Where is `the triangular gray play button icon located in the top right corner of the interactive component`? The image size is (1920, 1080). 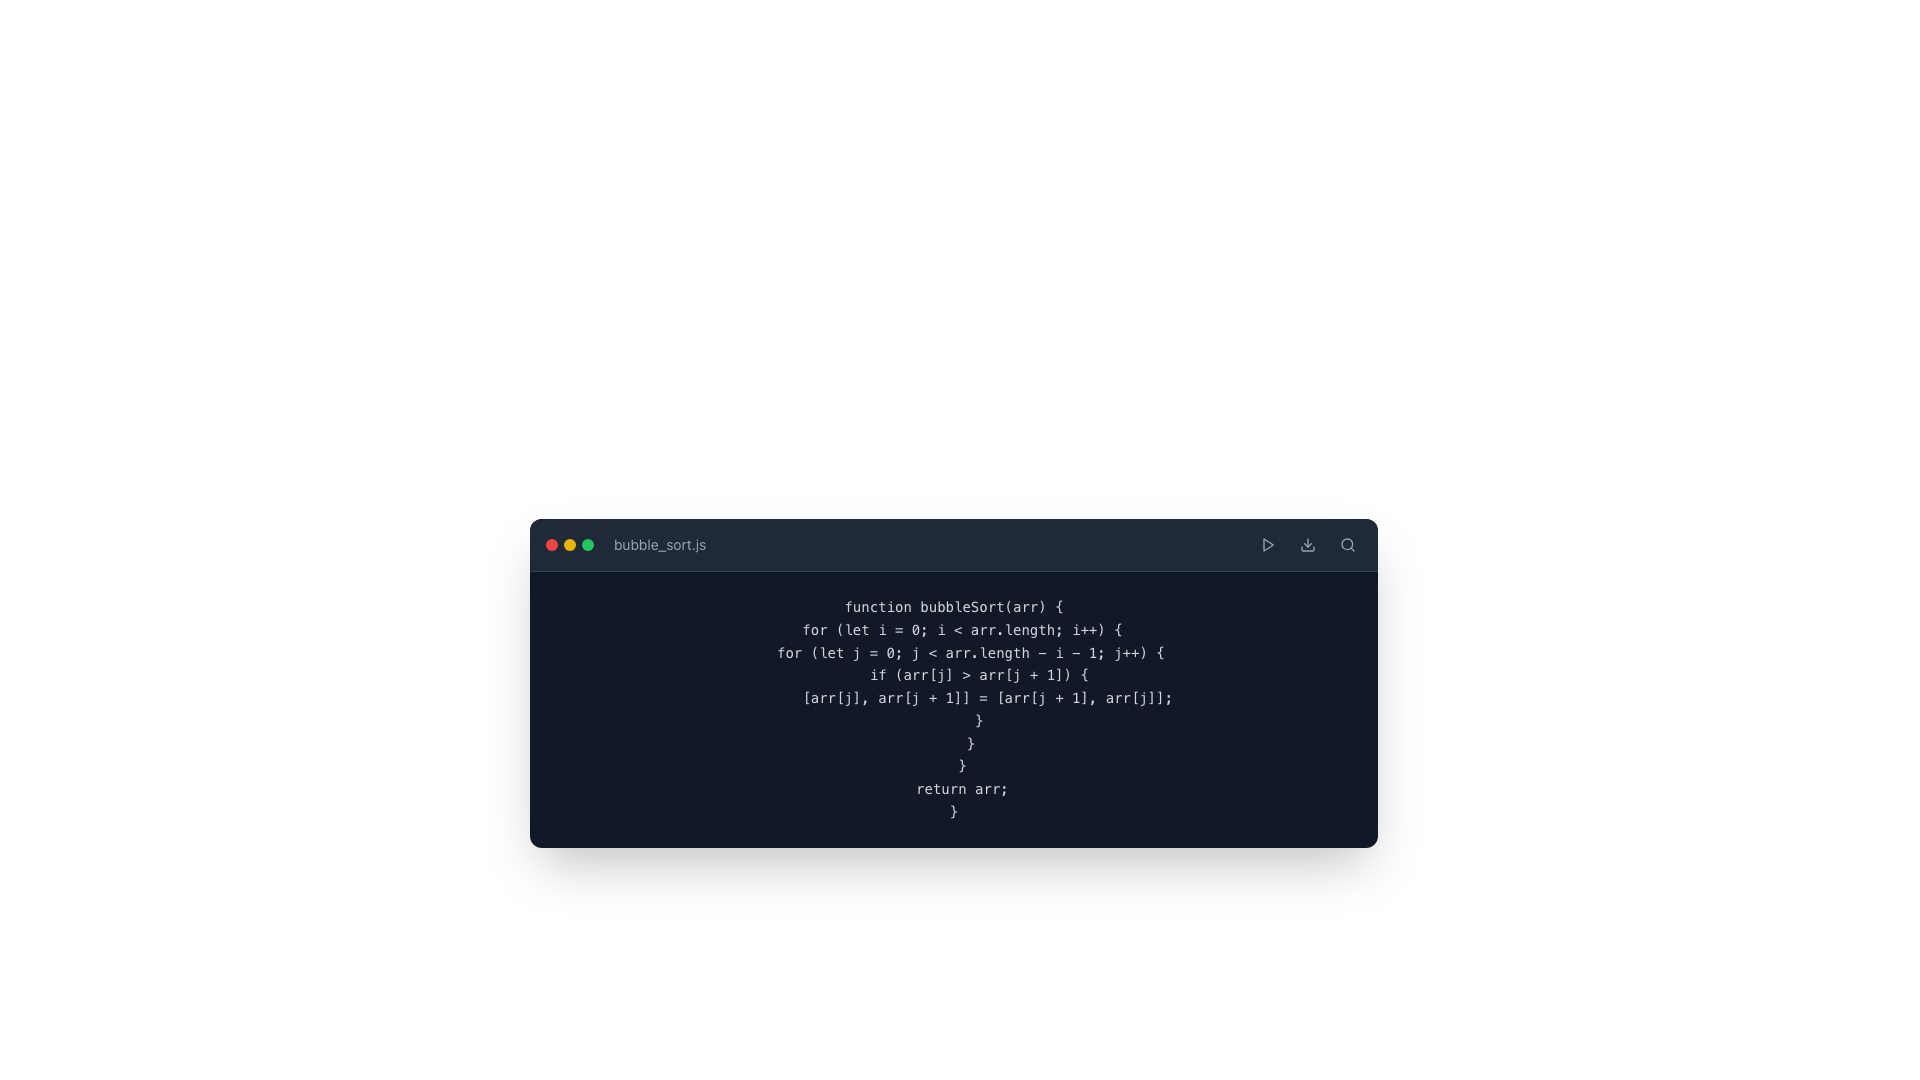 the triangular gray play button icon located in the top right corner of the interactive component is located at coordinates (1266, 544).